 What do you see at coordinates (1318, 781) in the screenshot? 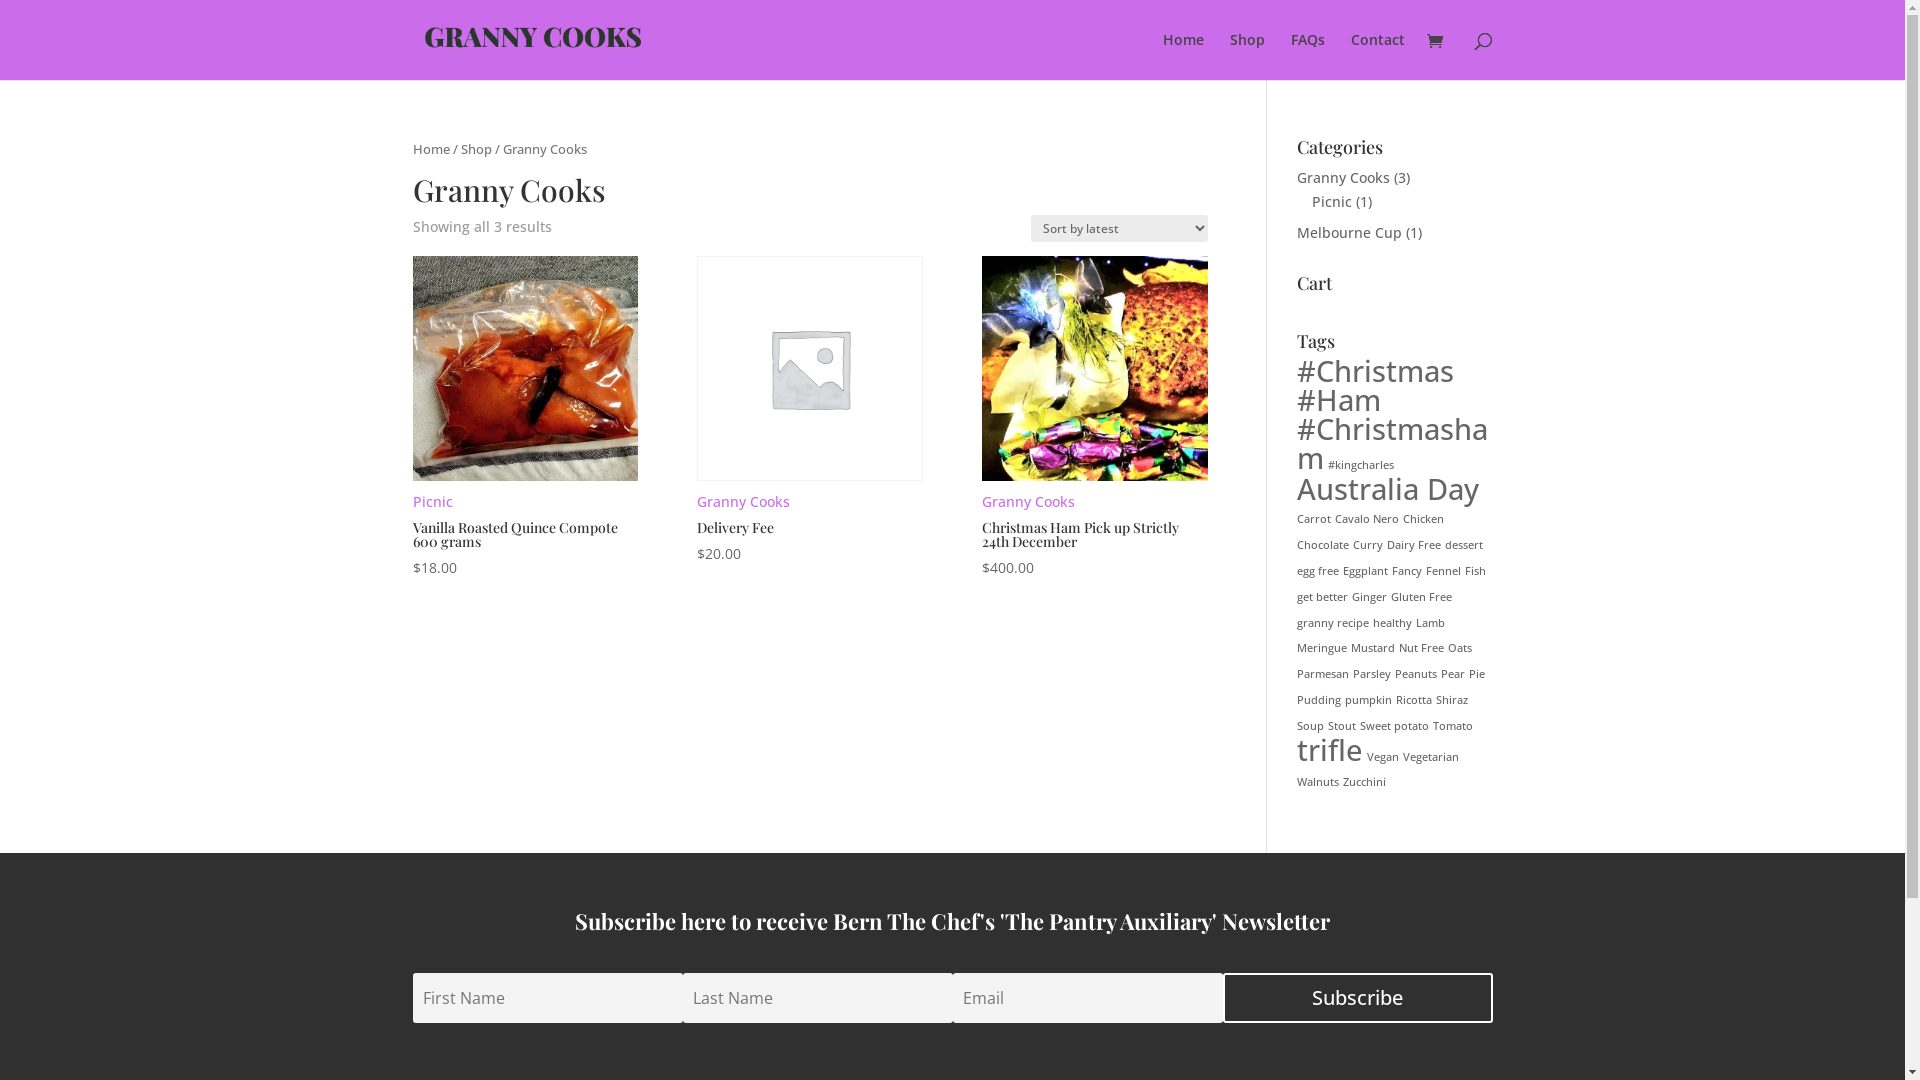
I see `'Walnuts'` at bounding box center [1318, 781].